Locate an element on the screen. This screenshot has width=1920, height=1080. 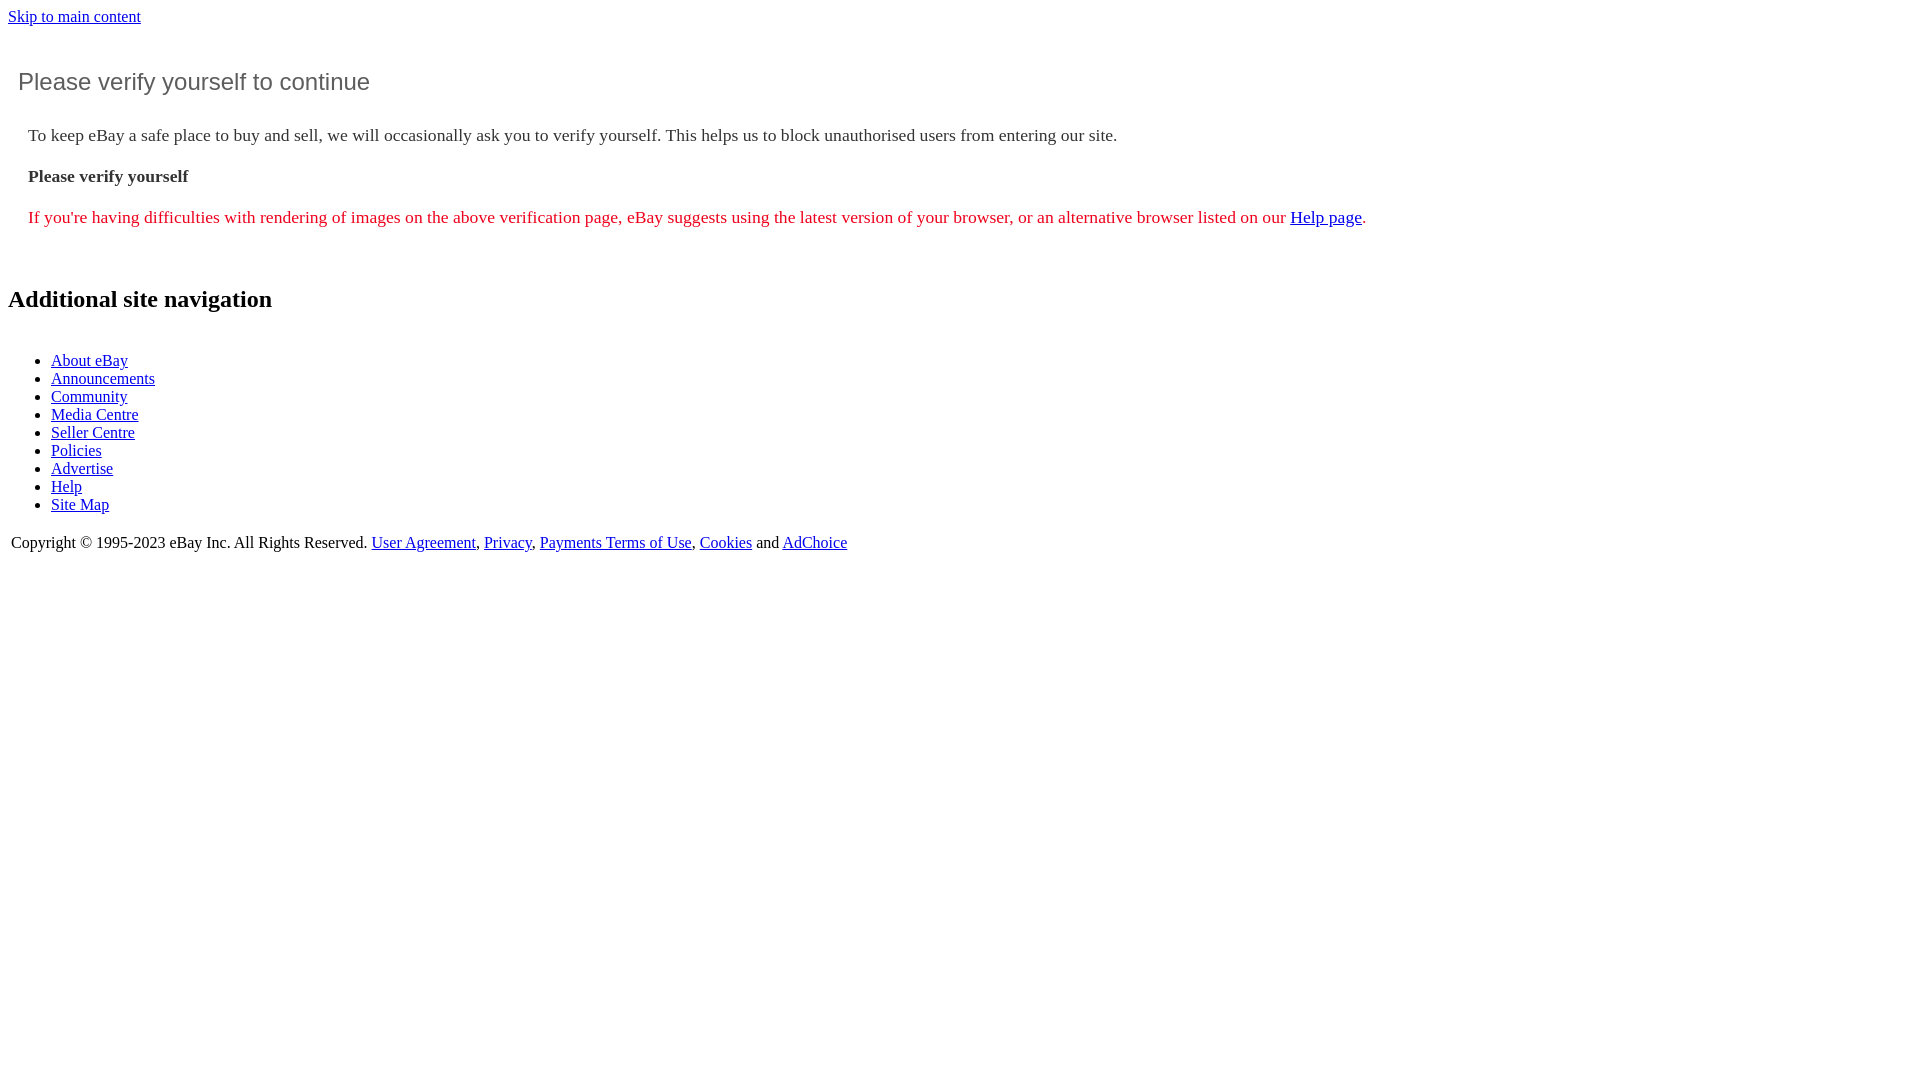
'About eBay' is located at coordinates (51, 360).